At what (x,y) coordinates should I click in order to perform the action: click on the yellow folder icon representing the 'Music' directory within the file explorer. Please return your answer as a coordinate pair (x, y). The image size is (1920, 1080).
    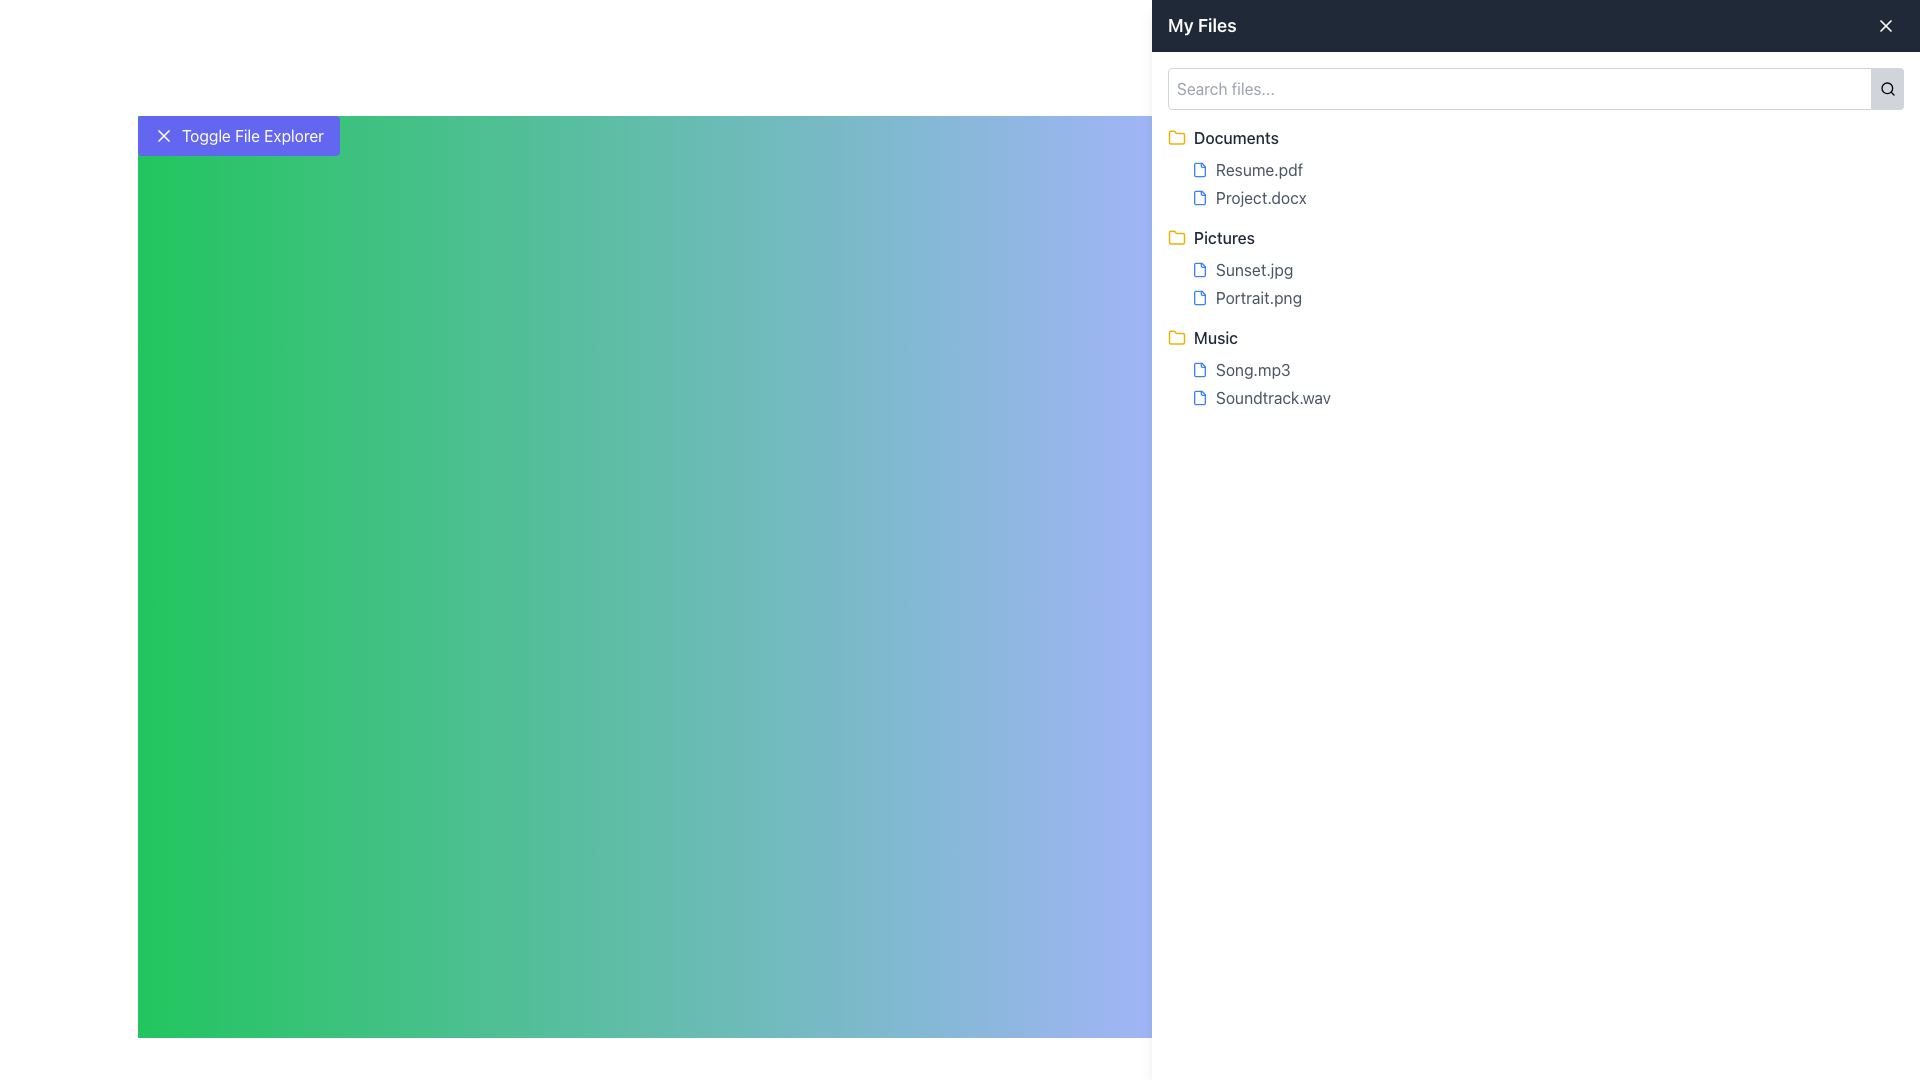
    Looking at the image, I should click on (1176, 335).